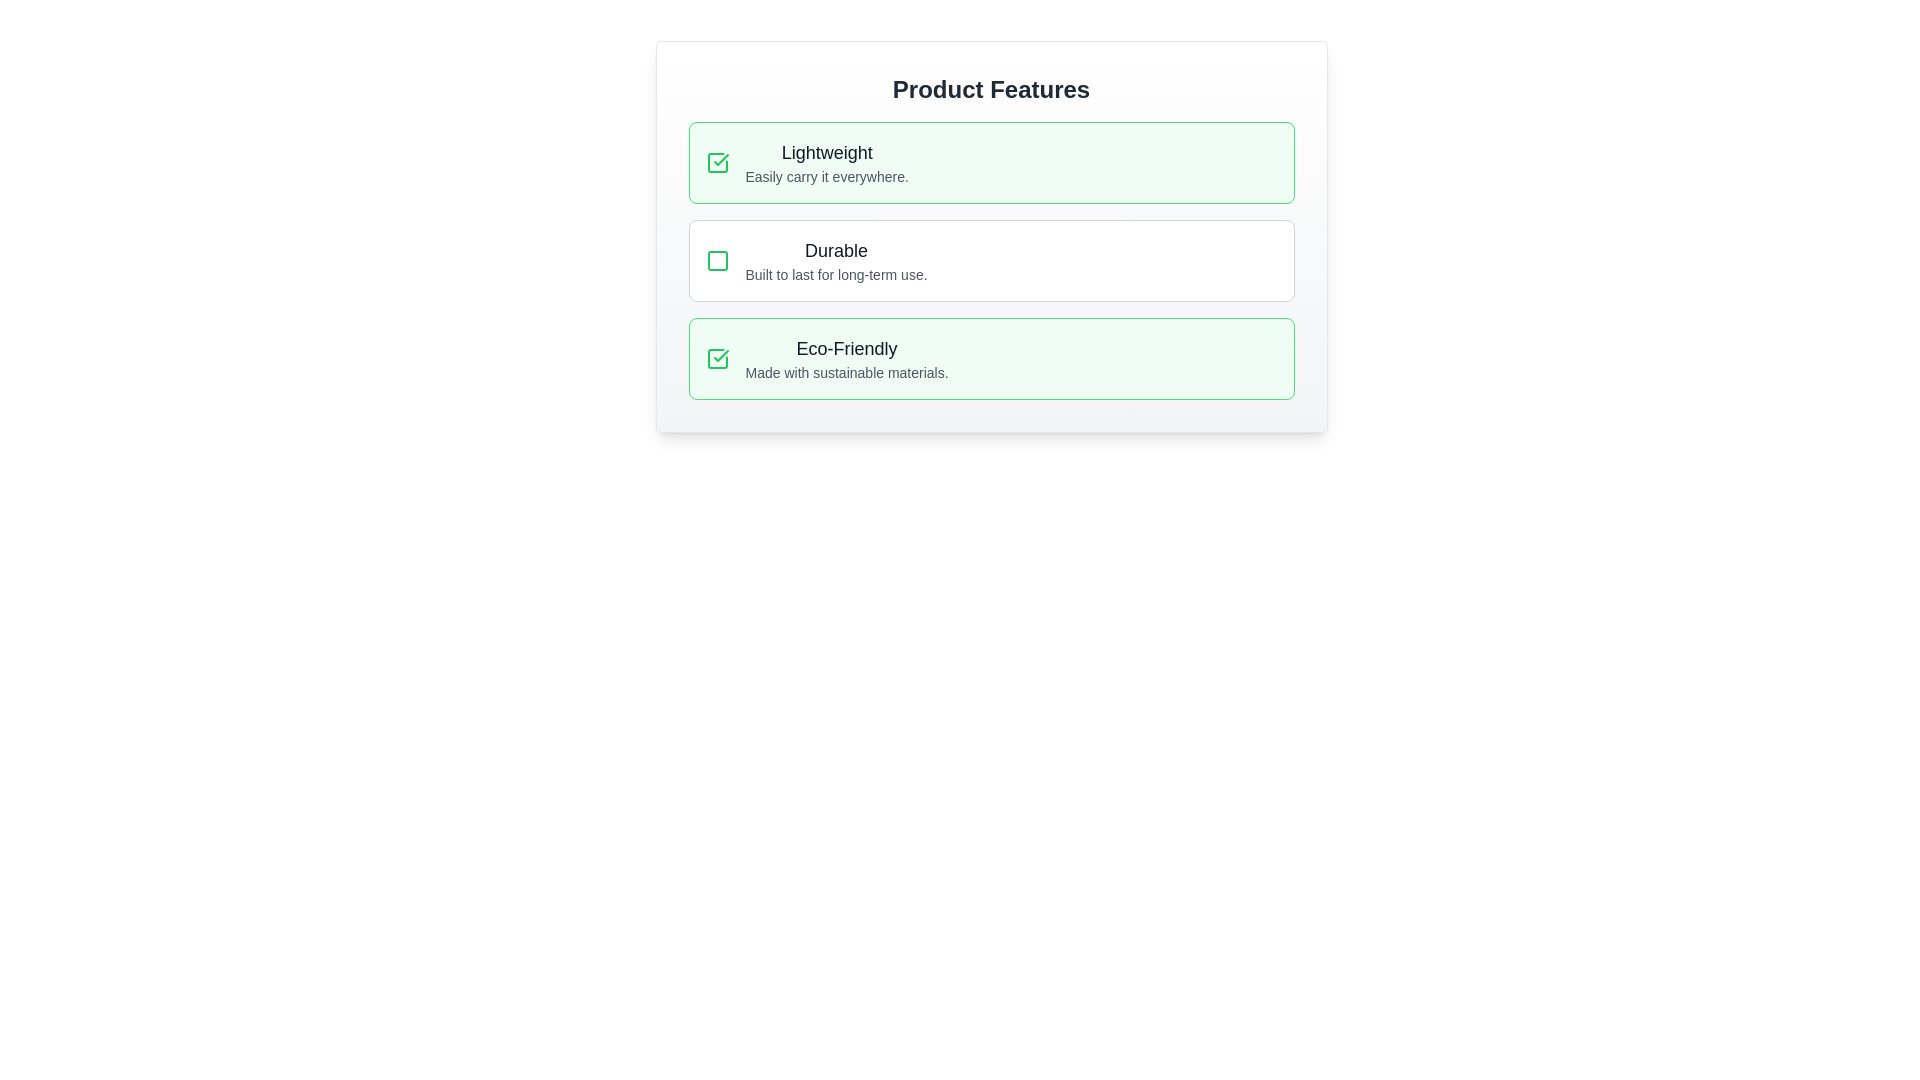 This screenshot has height=1080, width=1920. I want to click on the descriptive section that highlights the product's lightweight nature and portability, located in the green-highlighted area at the top of the product features list, so click(827, 161).